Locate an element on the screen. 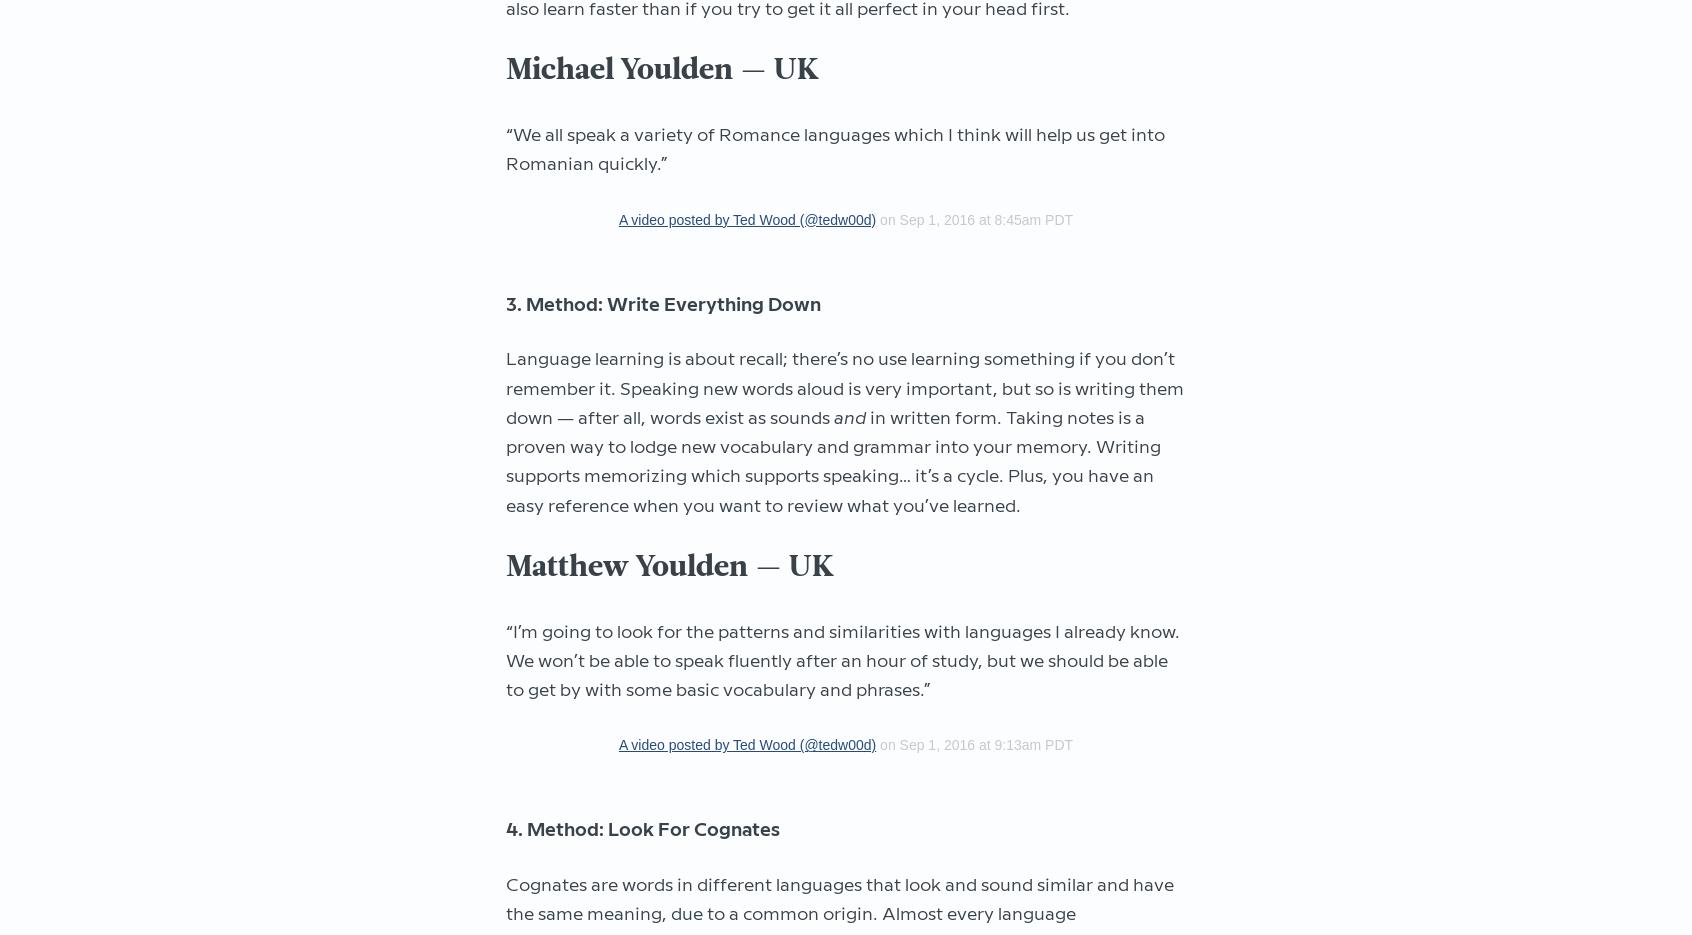 This screenshot has height=935, width=1692. 'Language learning is about recall; there’s no use learning something if you don’t remember it. Speaking new words aloud is very important, but so is writing them down — after all, words exist as sounds' is located at coordinates (844, 388).